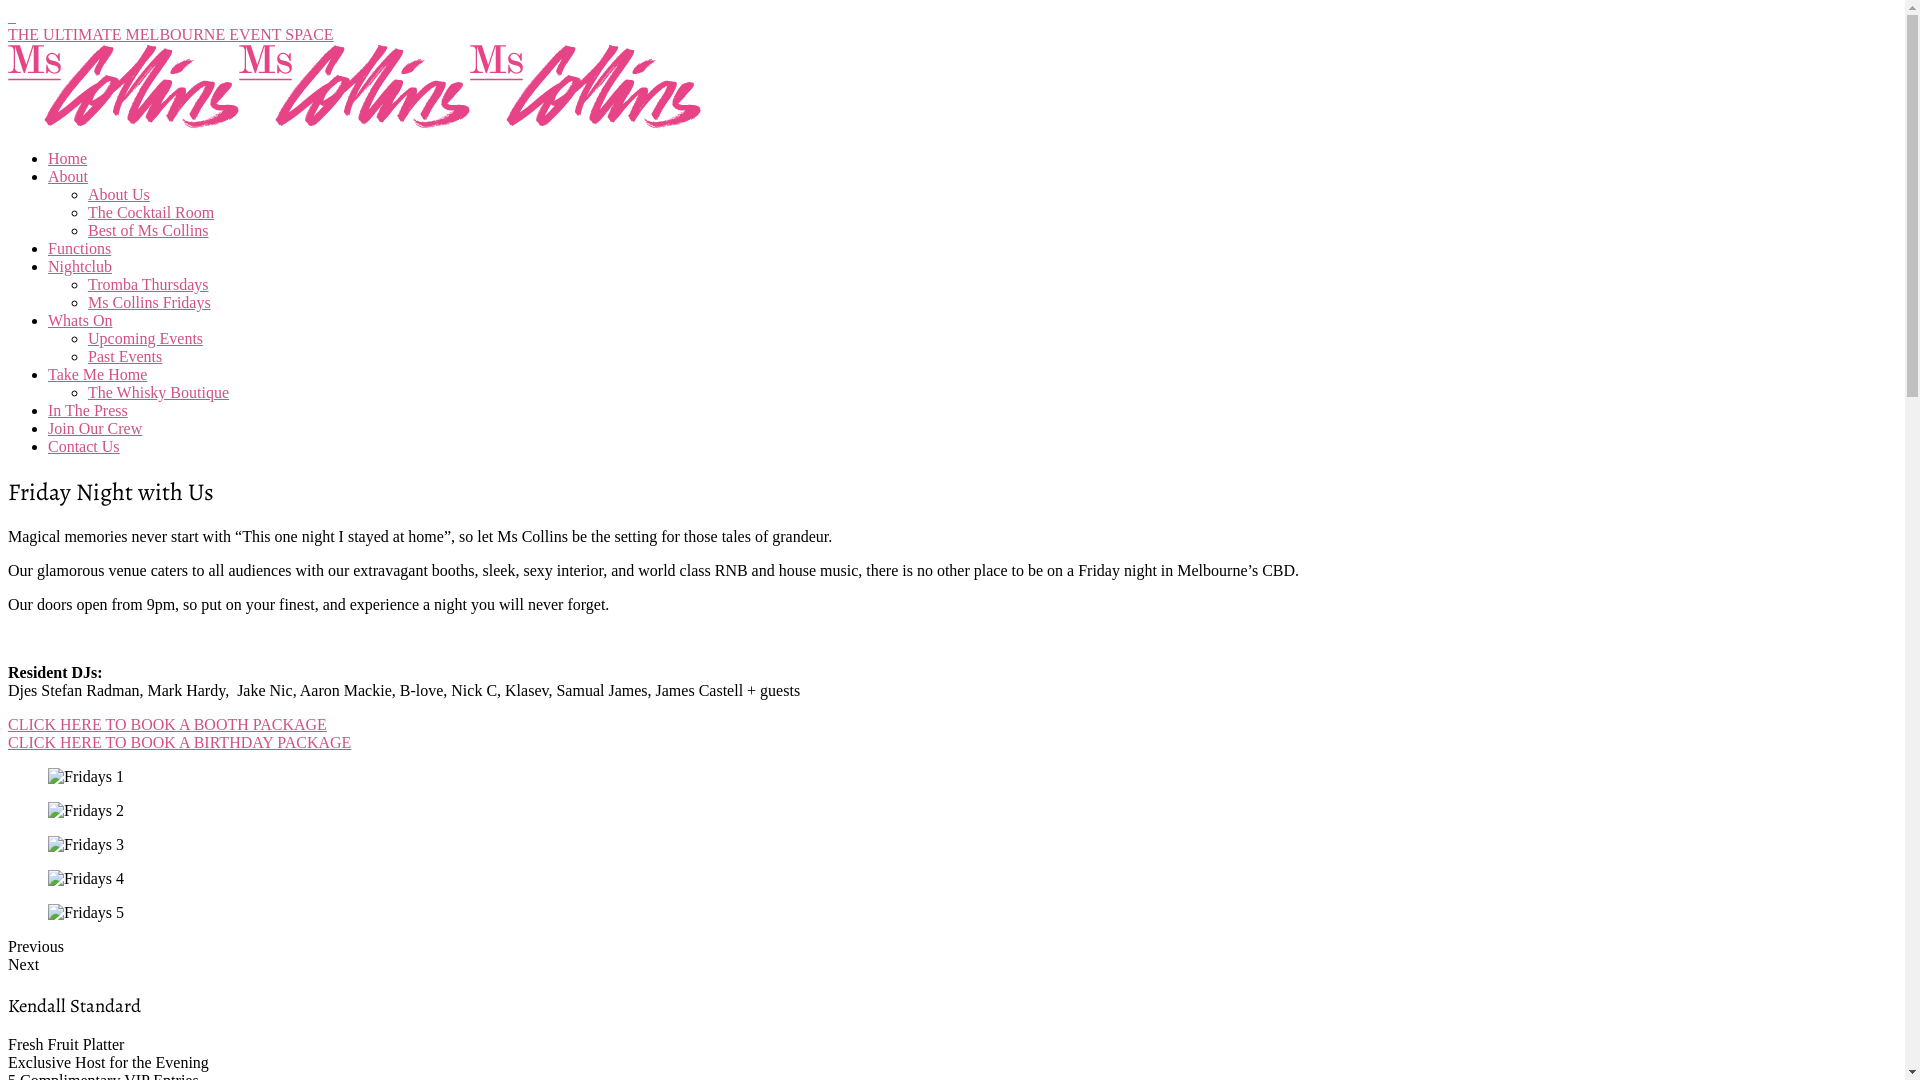  Describe the element at coordinates (67, 175) in the screenshot. I see `'About'` at that location.